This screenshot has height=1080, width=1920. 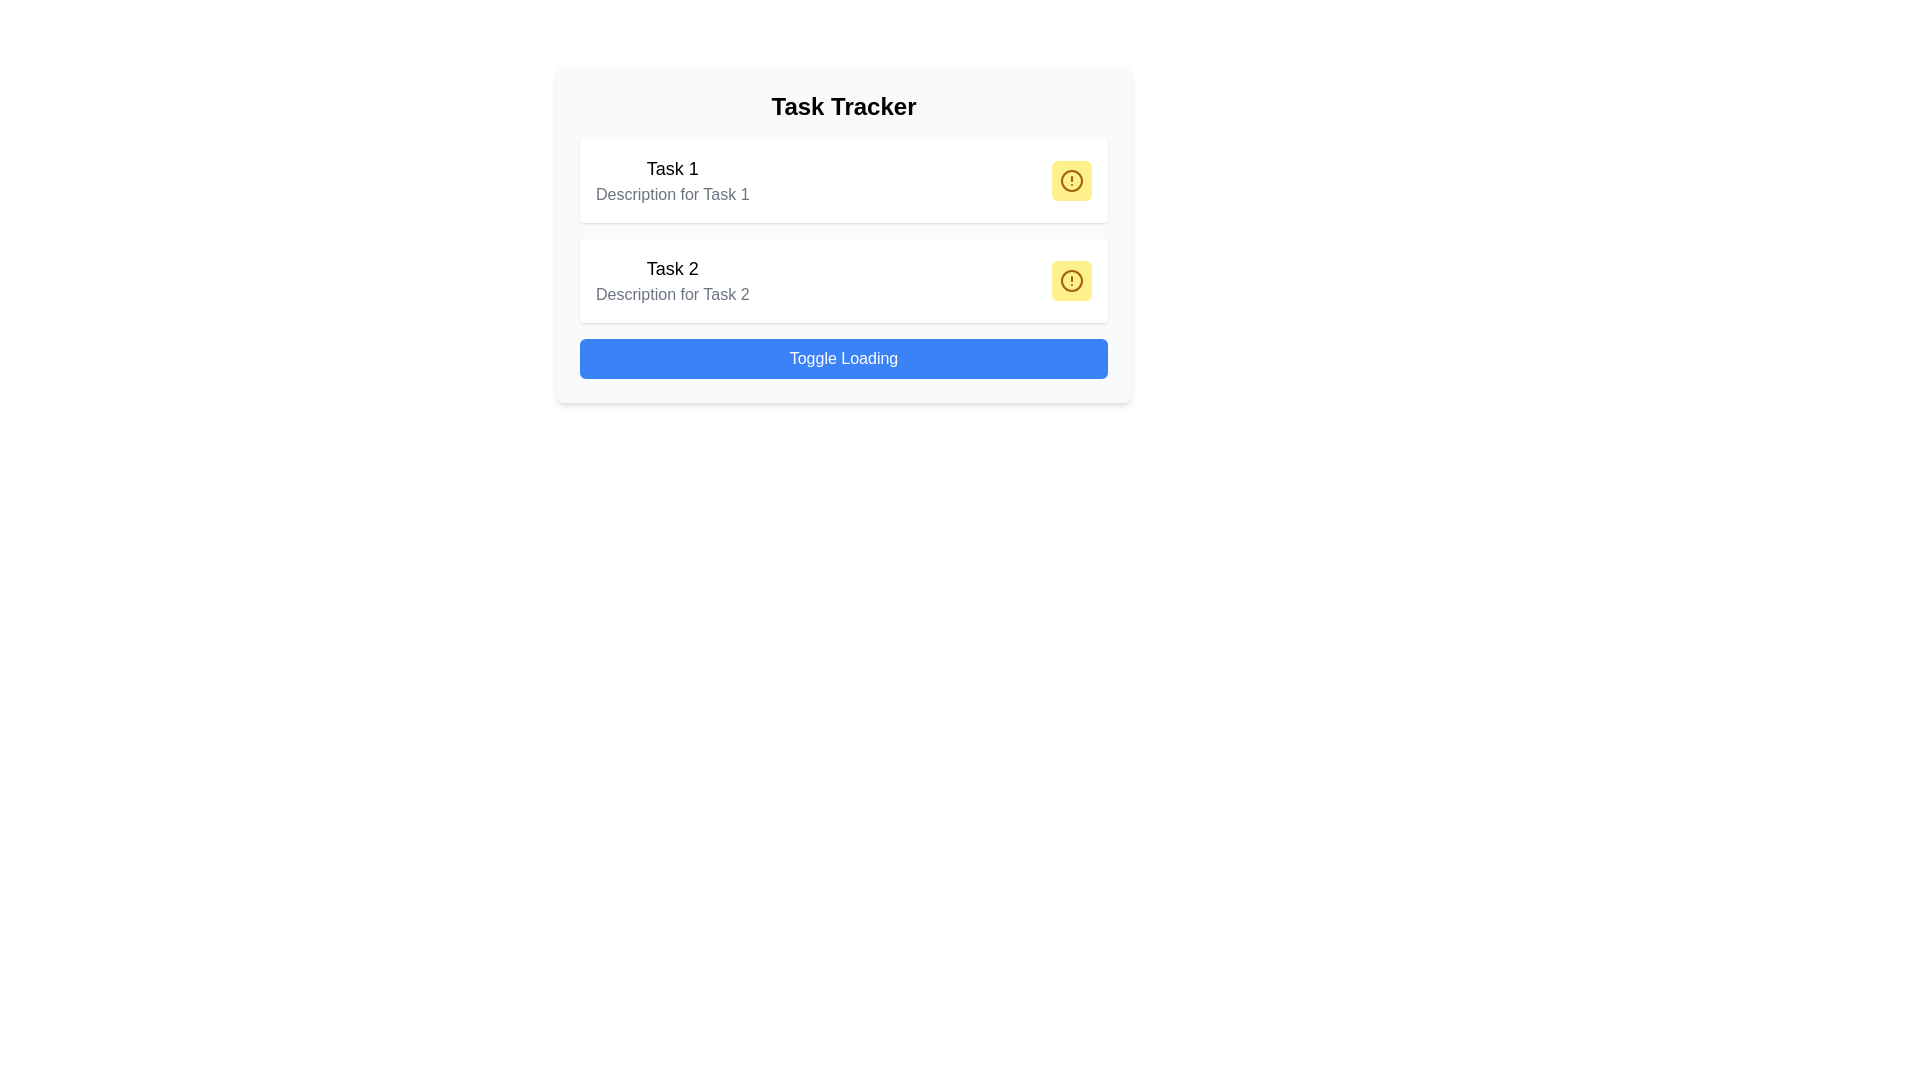 I want to click on the text label stating 'Task 1', which is styled in a large bold font and is positioned at the top of the task card, so click(x=672, y=168).